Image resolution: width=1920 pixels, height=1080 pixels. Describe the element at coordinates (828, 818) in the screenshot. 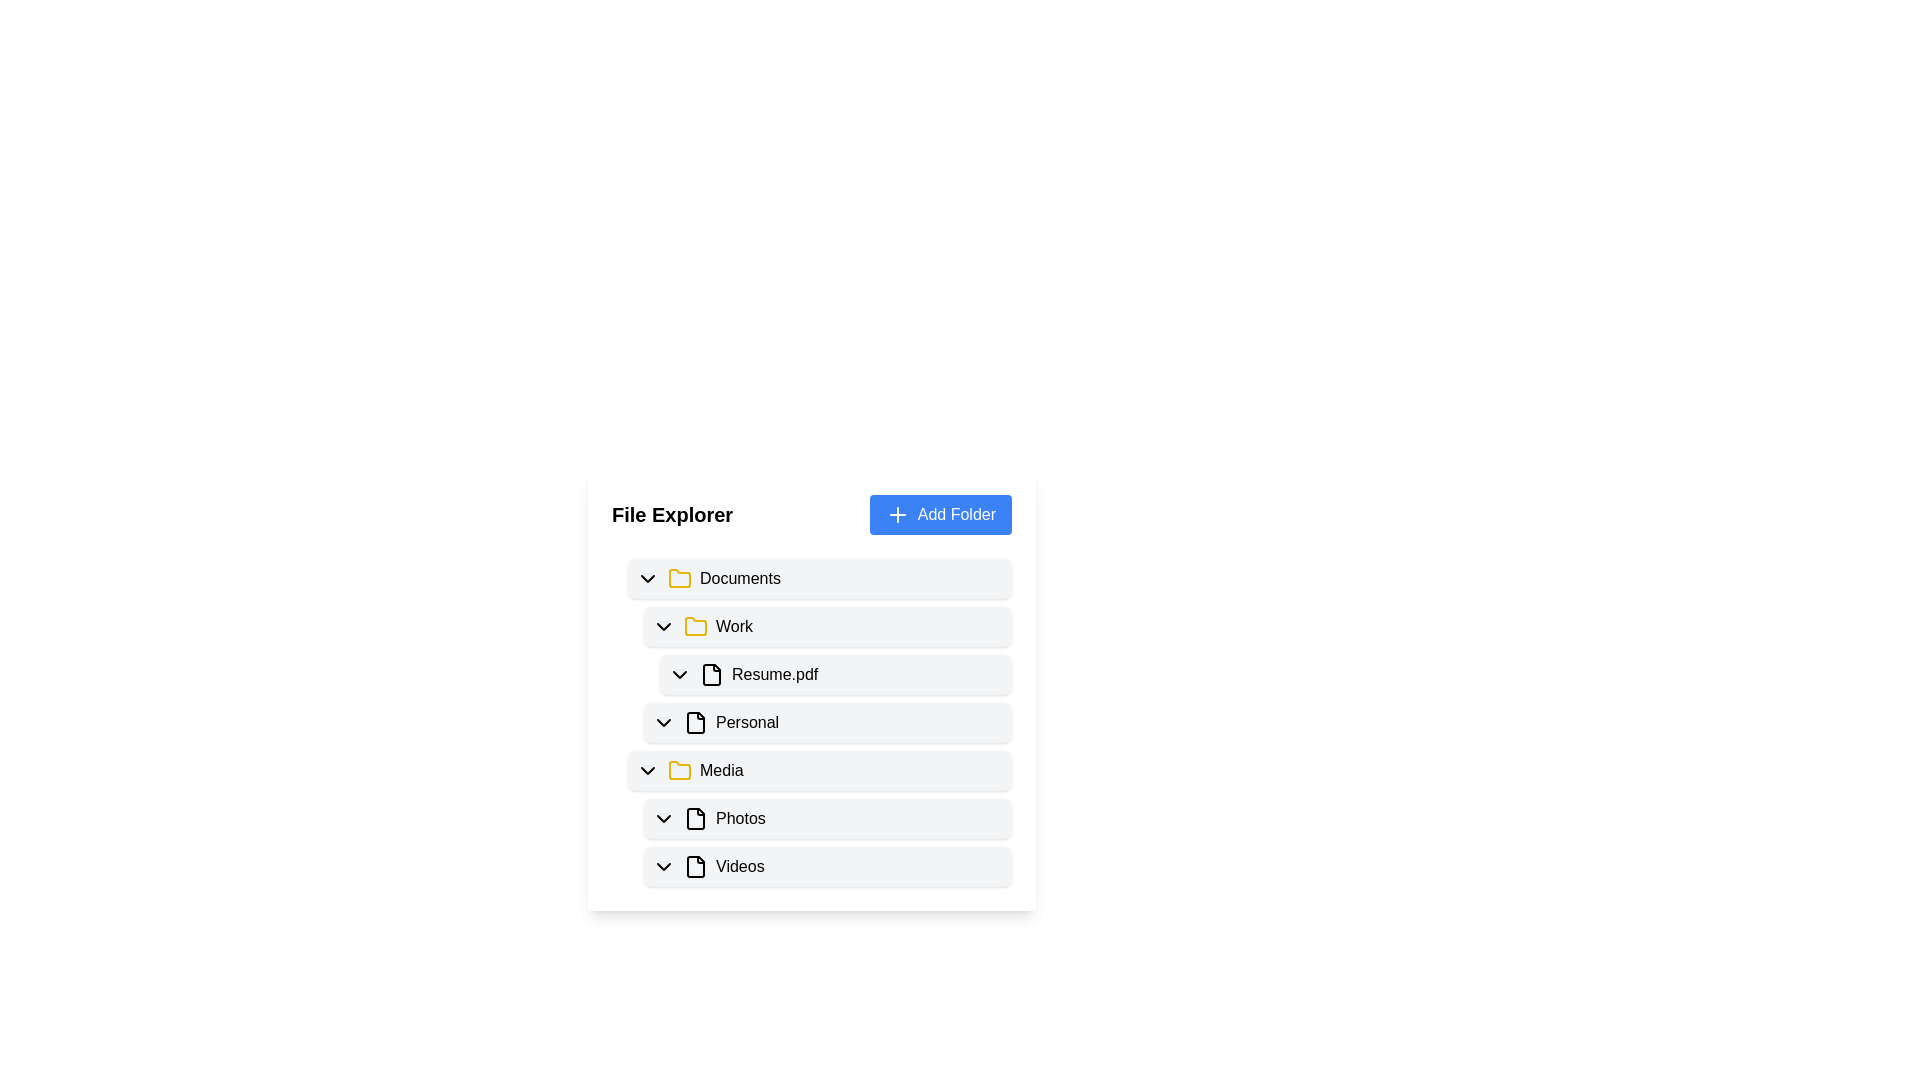

I see `the 'Photos' directory item in the 'Media' group` at that location.